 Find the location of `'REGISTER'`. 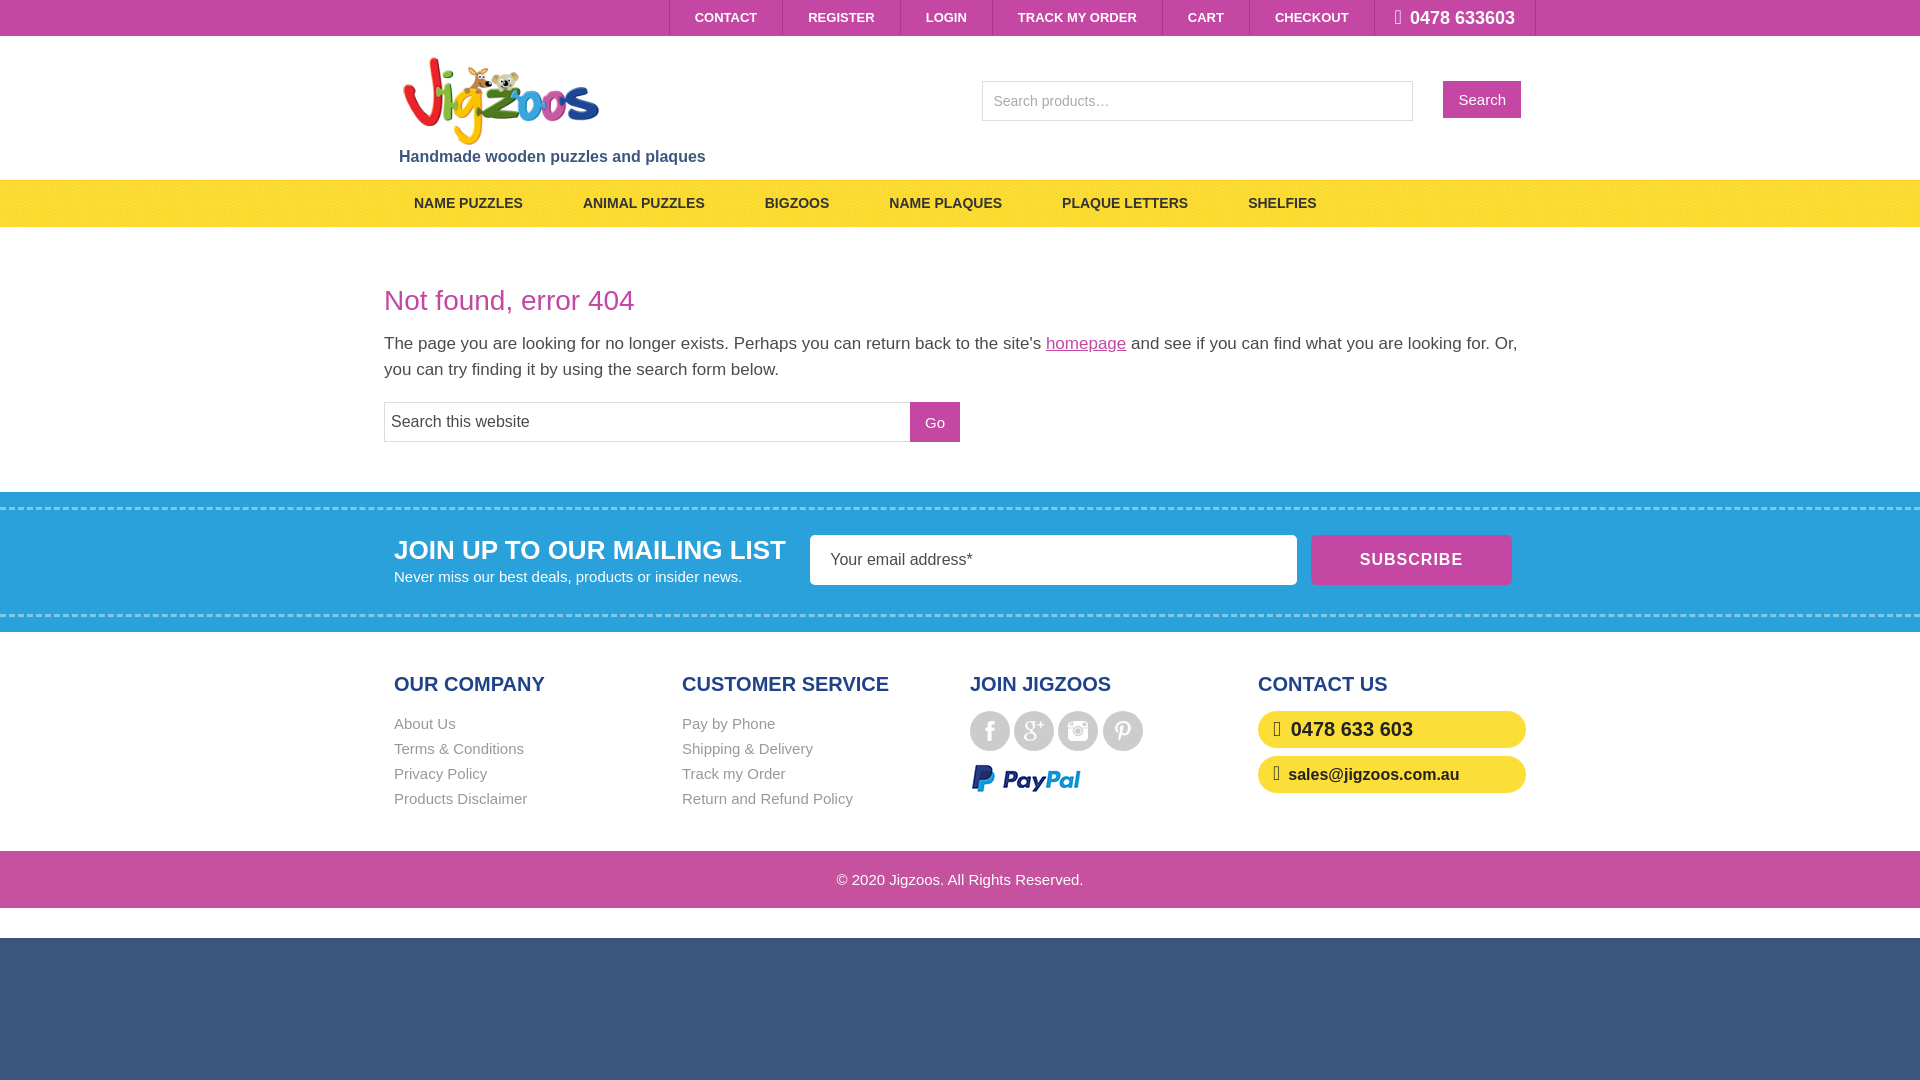

'REGISTER' is located at coordinates (781, 17).